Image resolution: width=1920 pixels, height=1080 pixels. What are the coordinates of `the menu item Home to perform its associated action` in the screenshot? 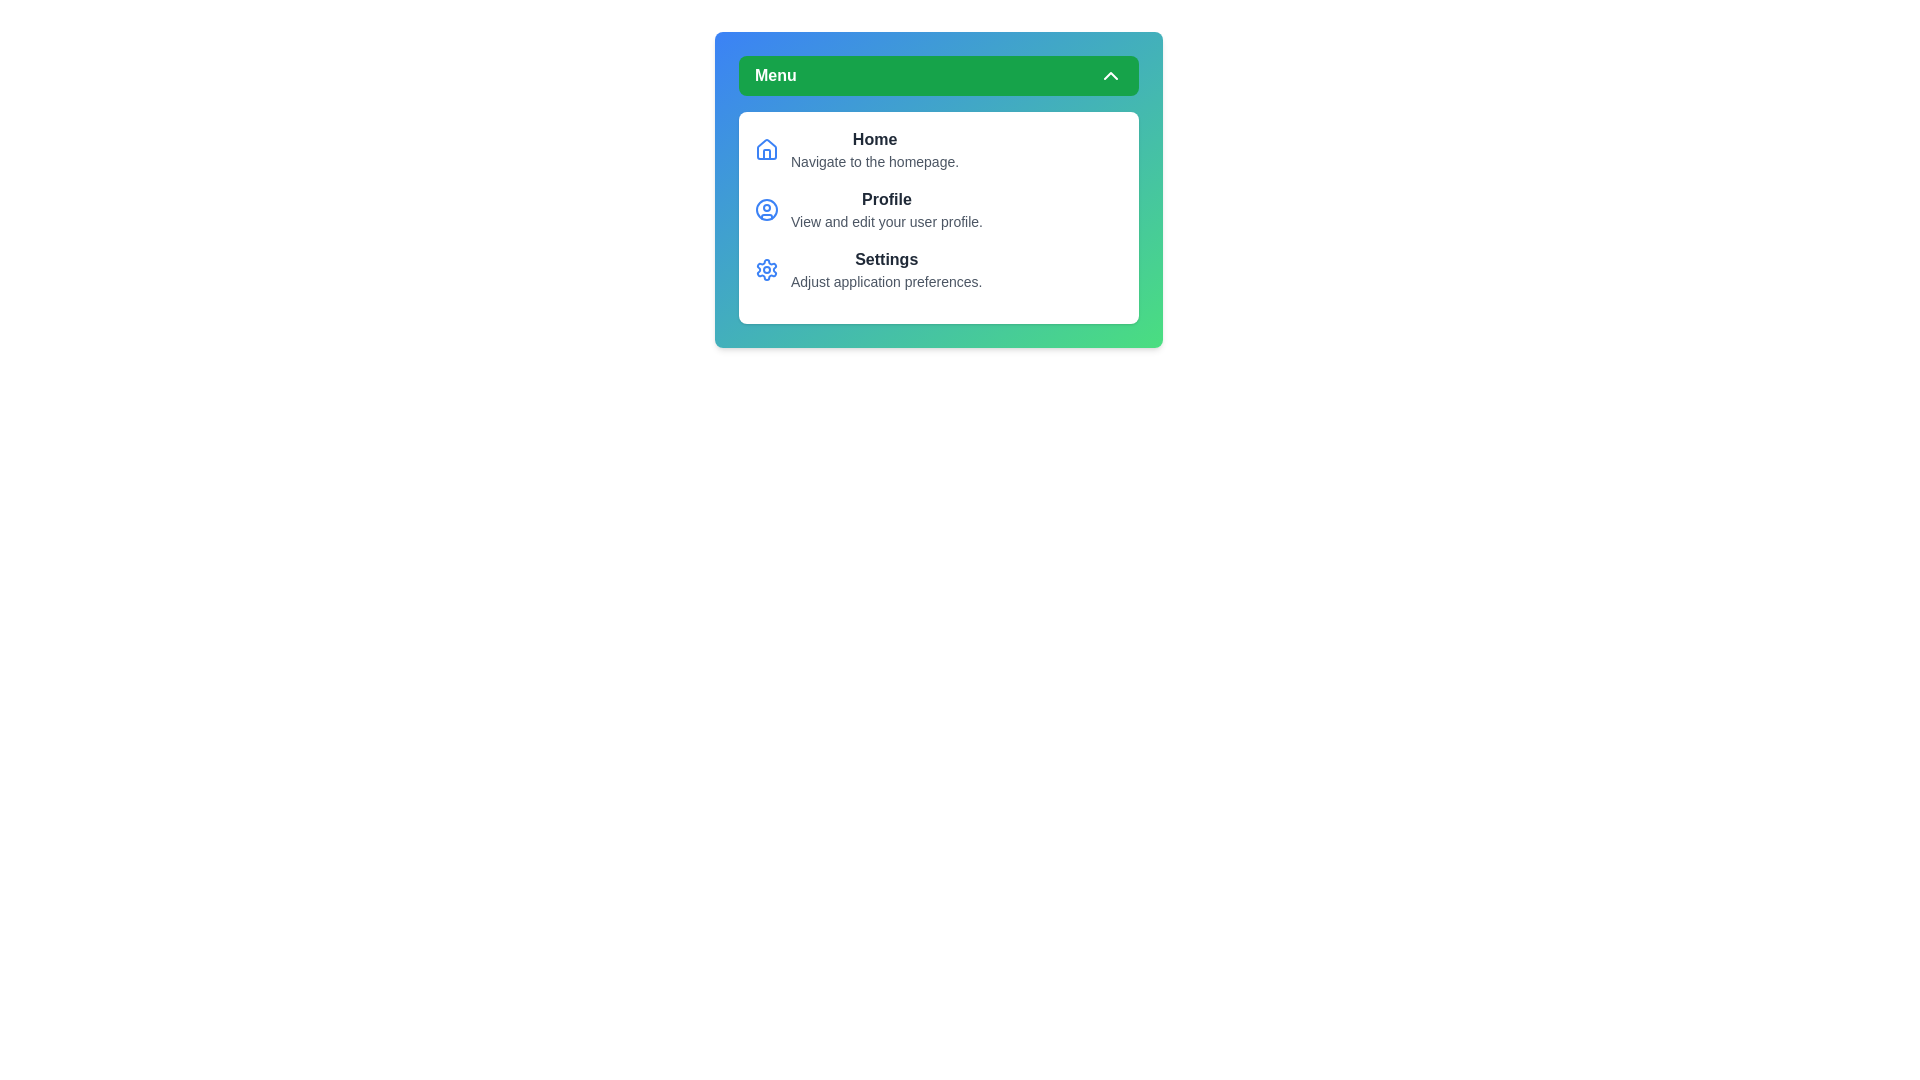 It's located at (874, 149).